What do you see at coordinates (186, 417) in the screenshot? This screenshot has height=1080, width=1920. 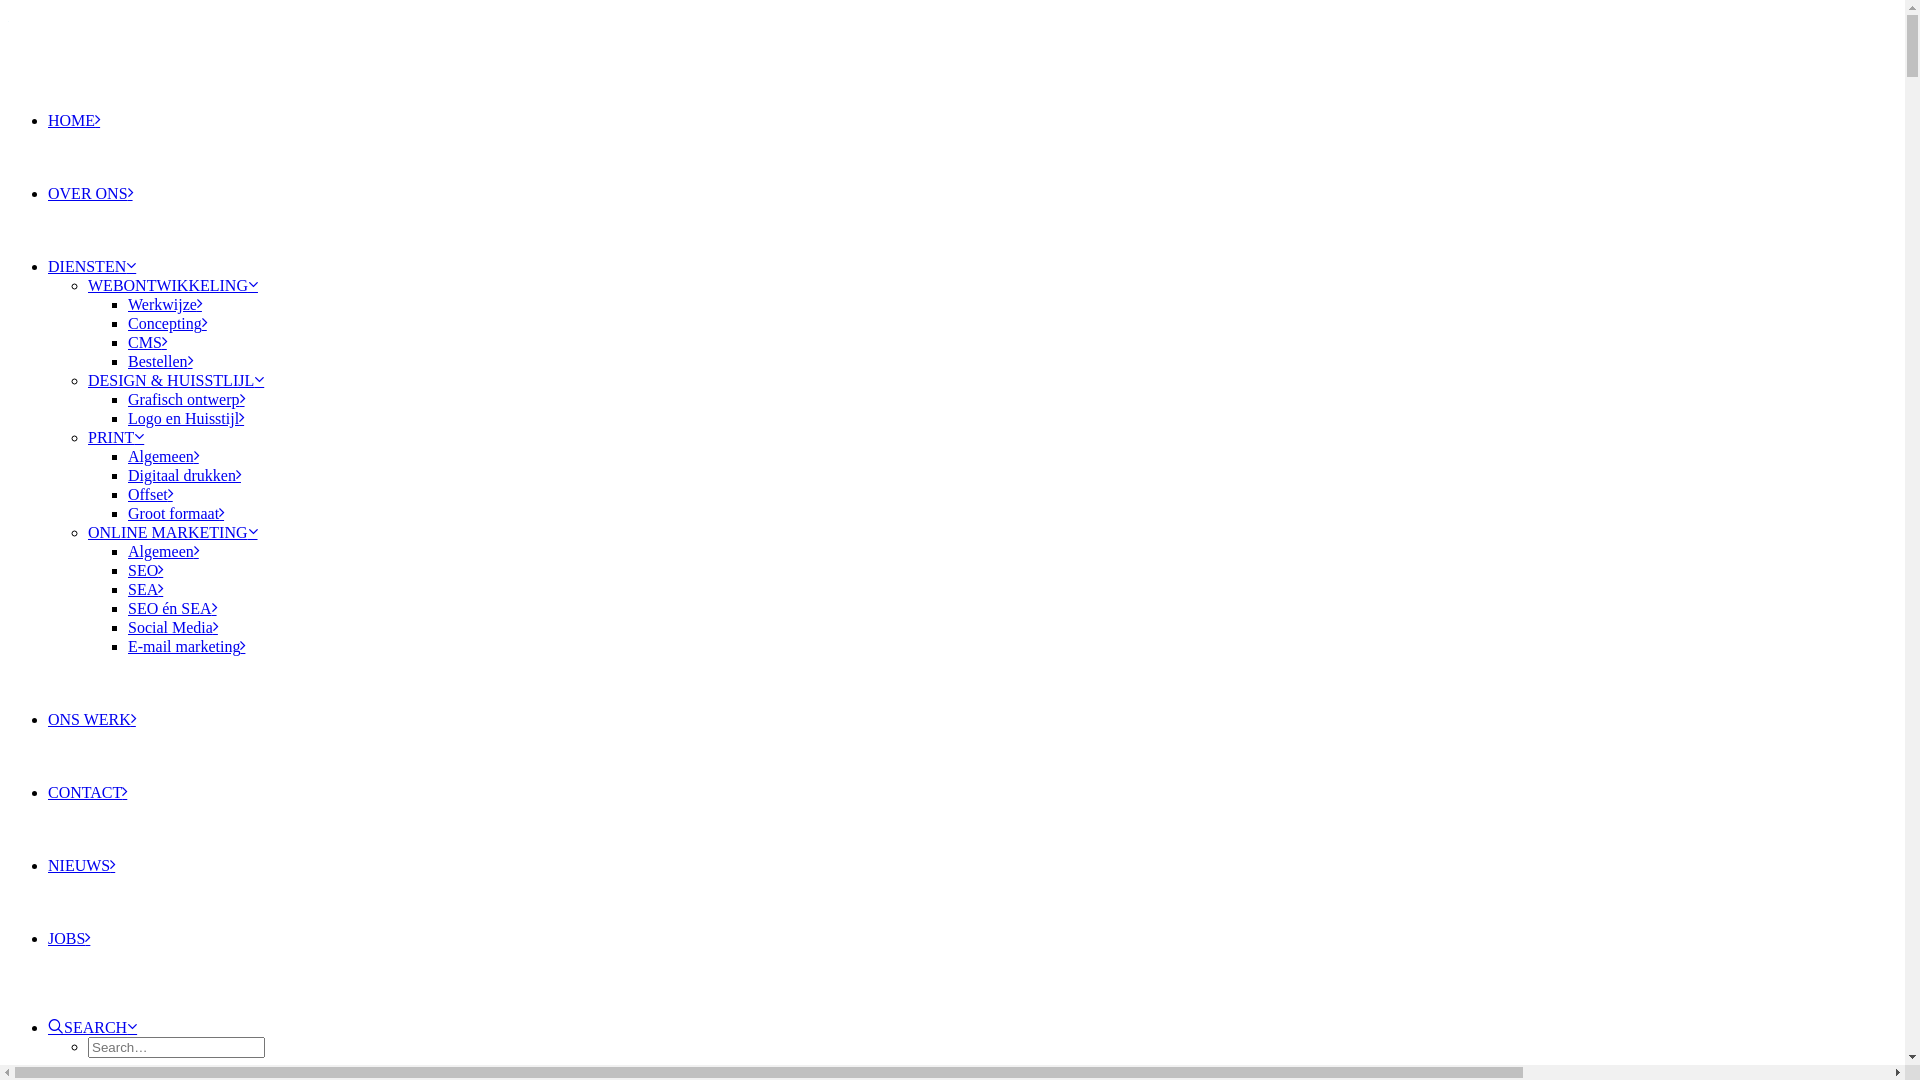 I see `'Logo en Huisstijl'` at bounding box center [186, 417].